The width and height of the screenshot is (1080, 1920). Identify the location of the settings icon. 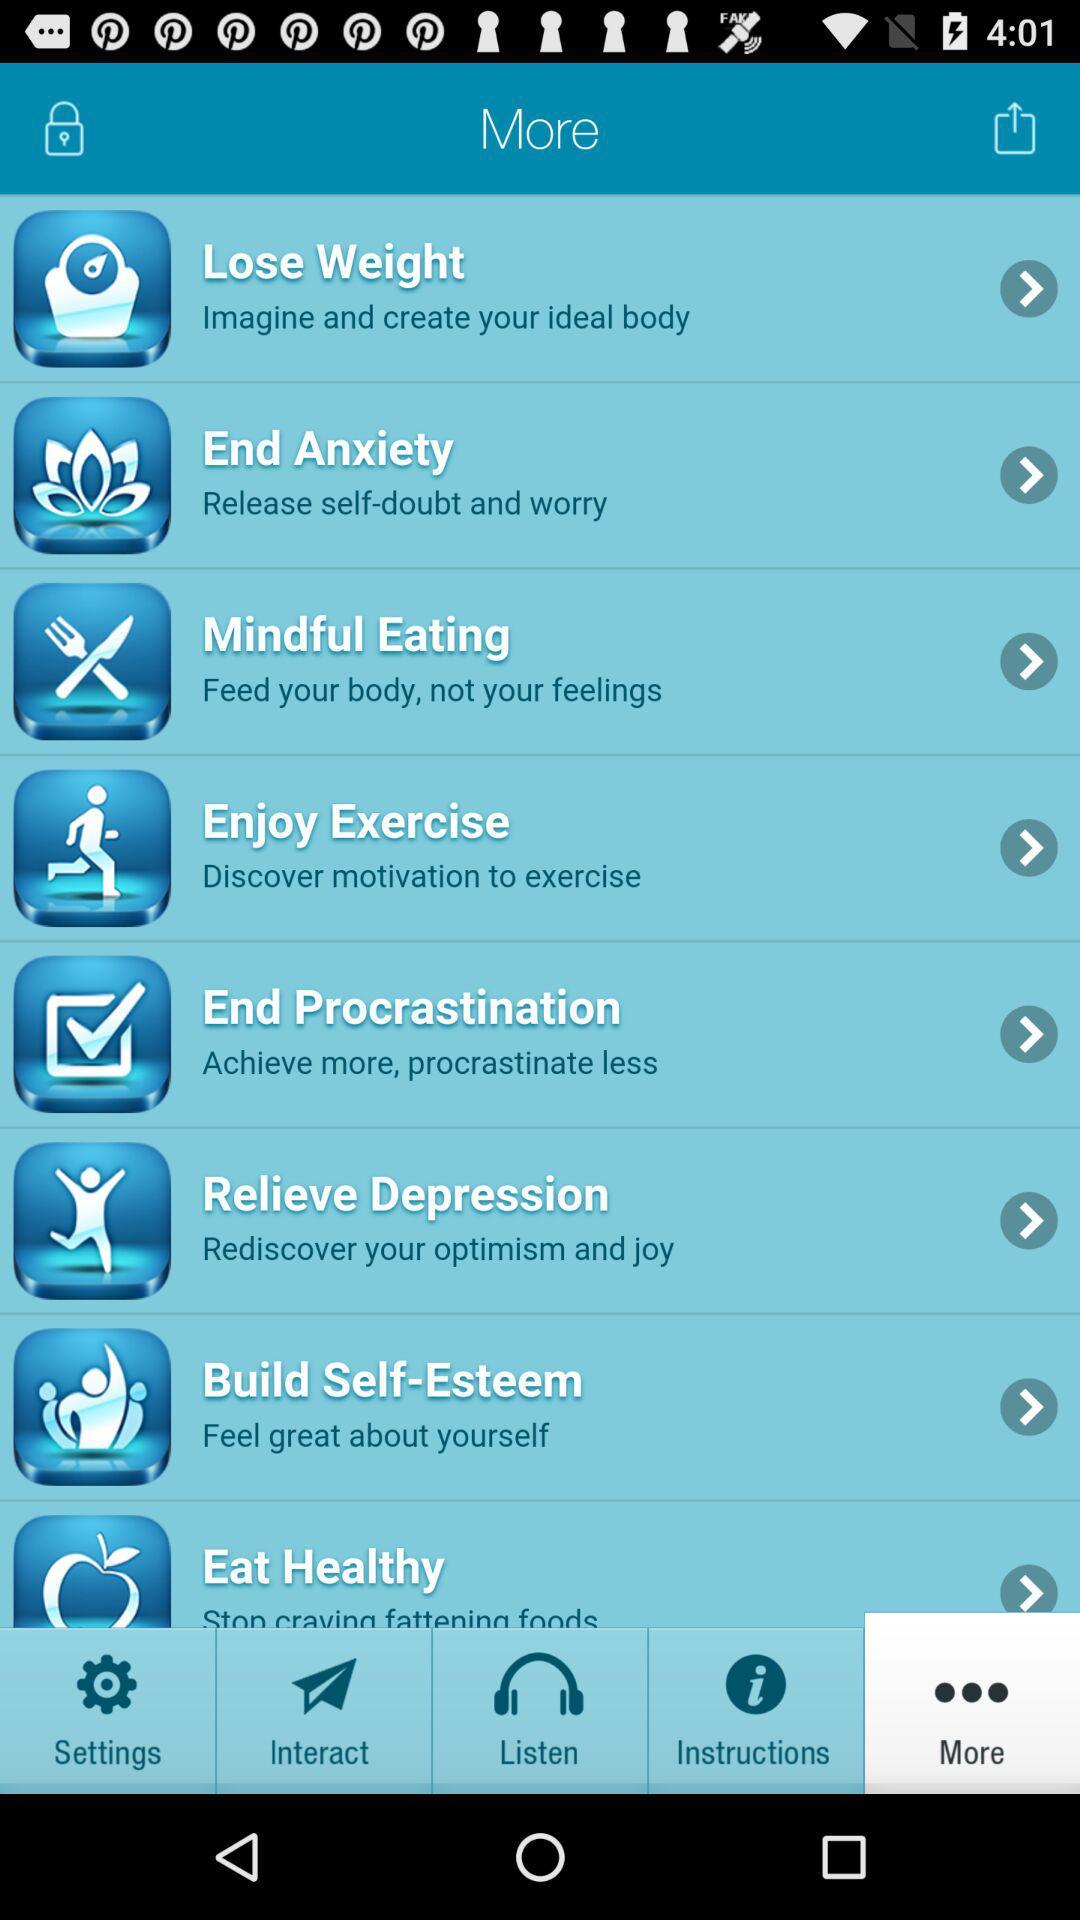
(108, 1821).